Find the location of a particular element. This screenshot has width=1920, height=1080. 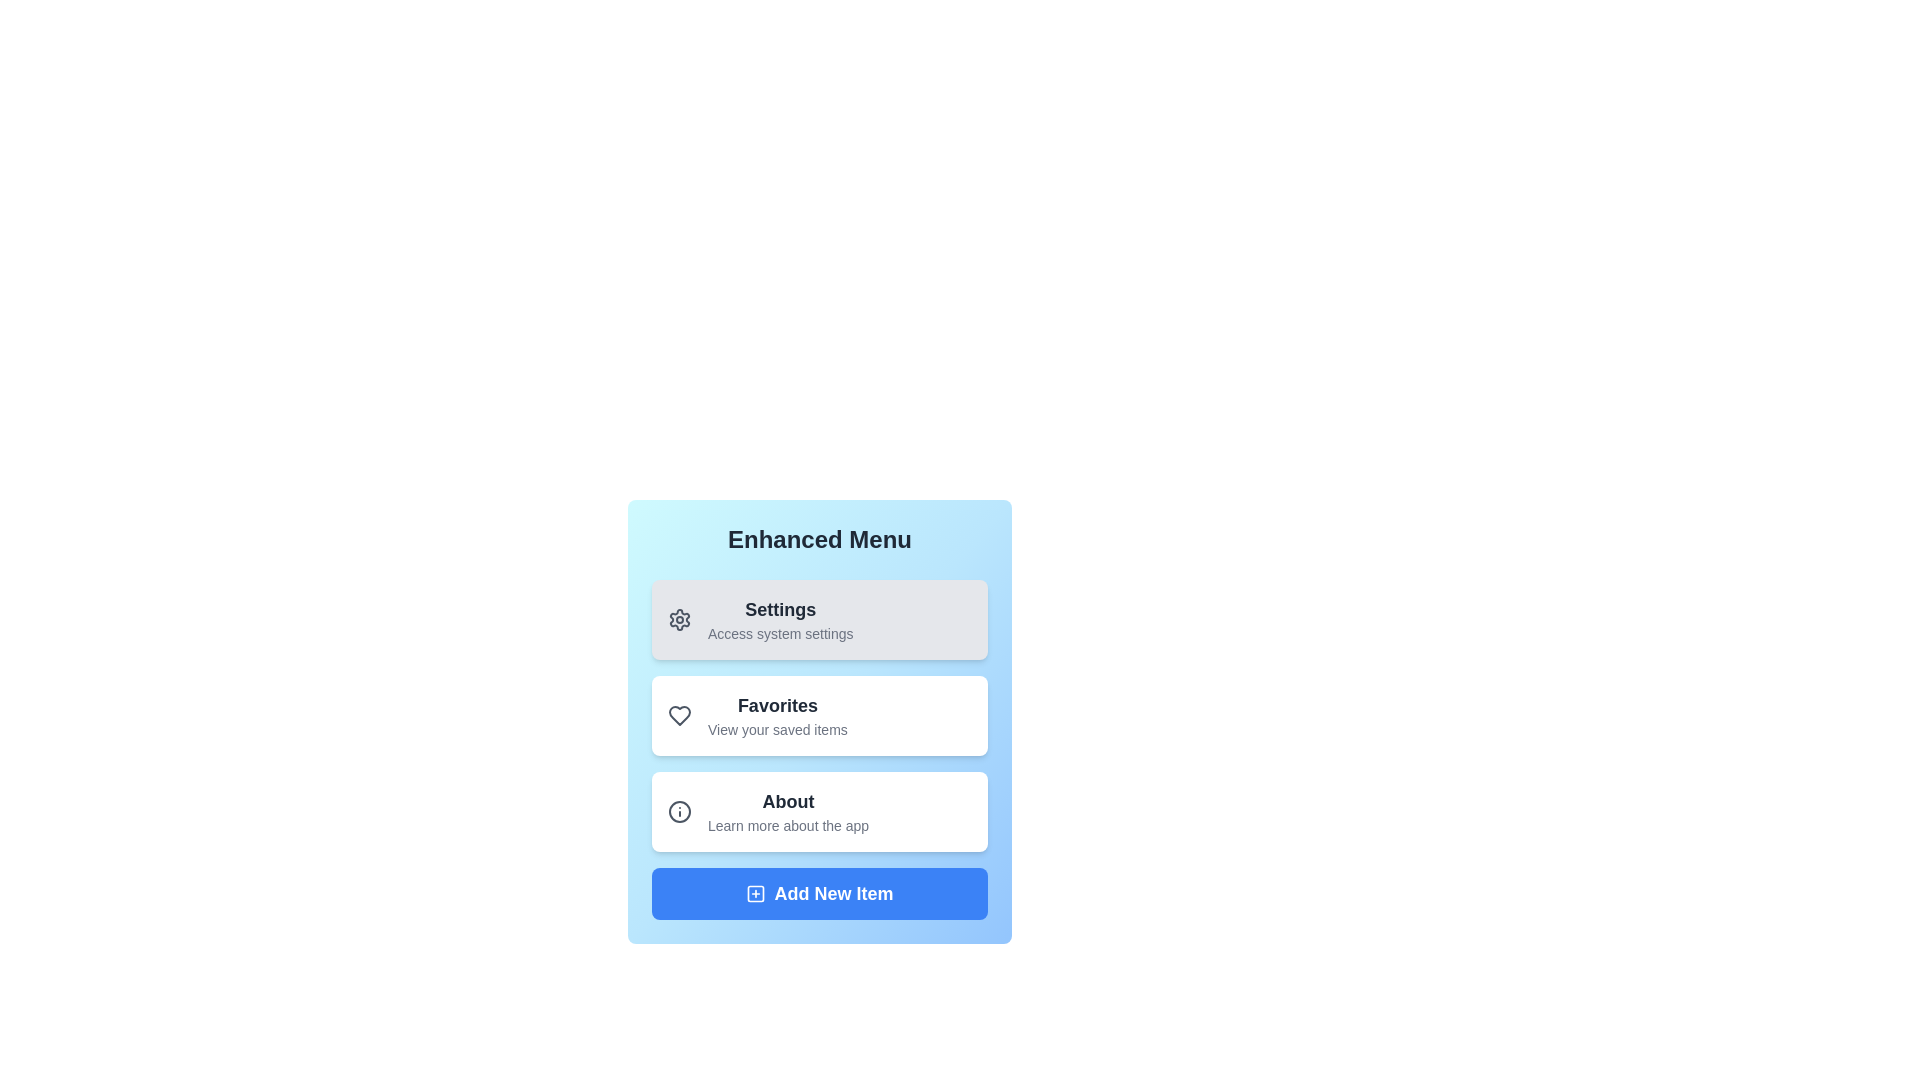

the menu item labeled 'Settings' to activate it is located at coordinates (820, 619).